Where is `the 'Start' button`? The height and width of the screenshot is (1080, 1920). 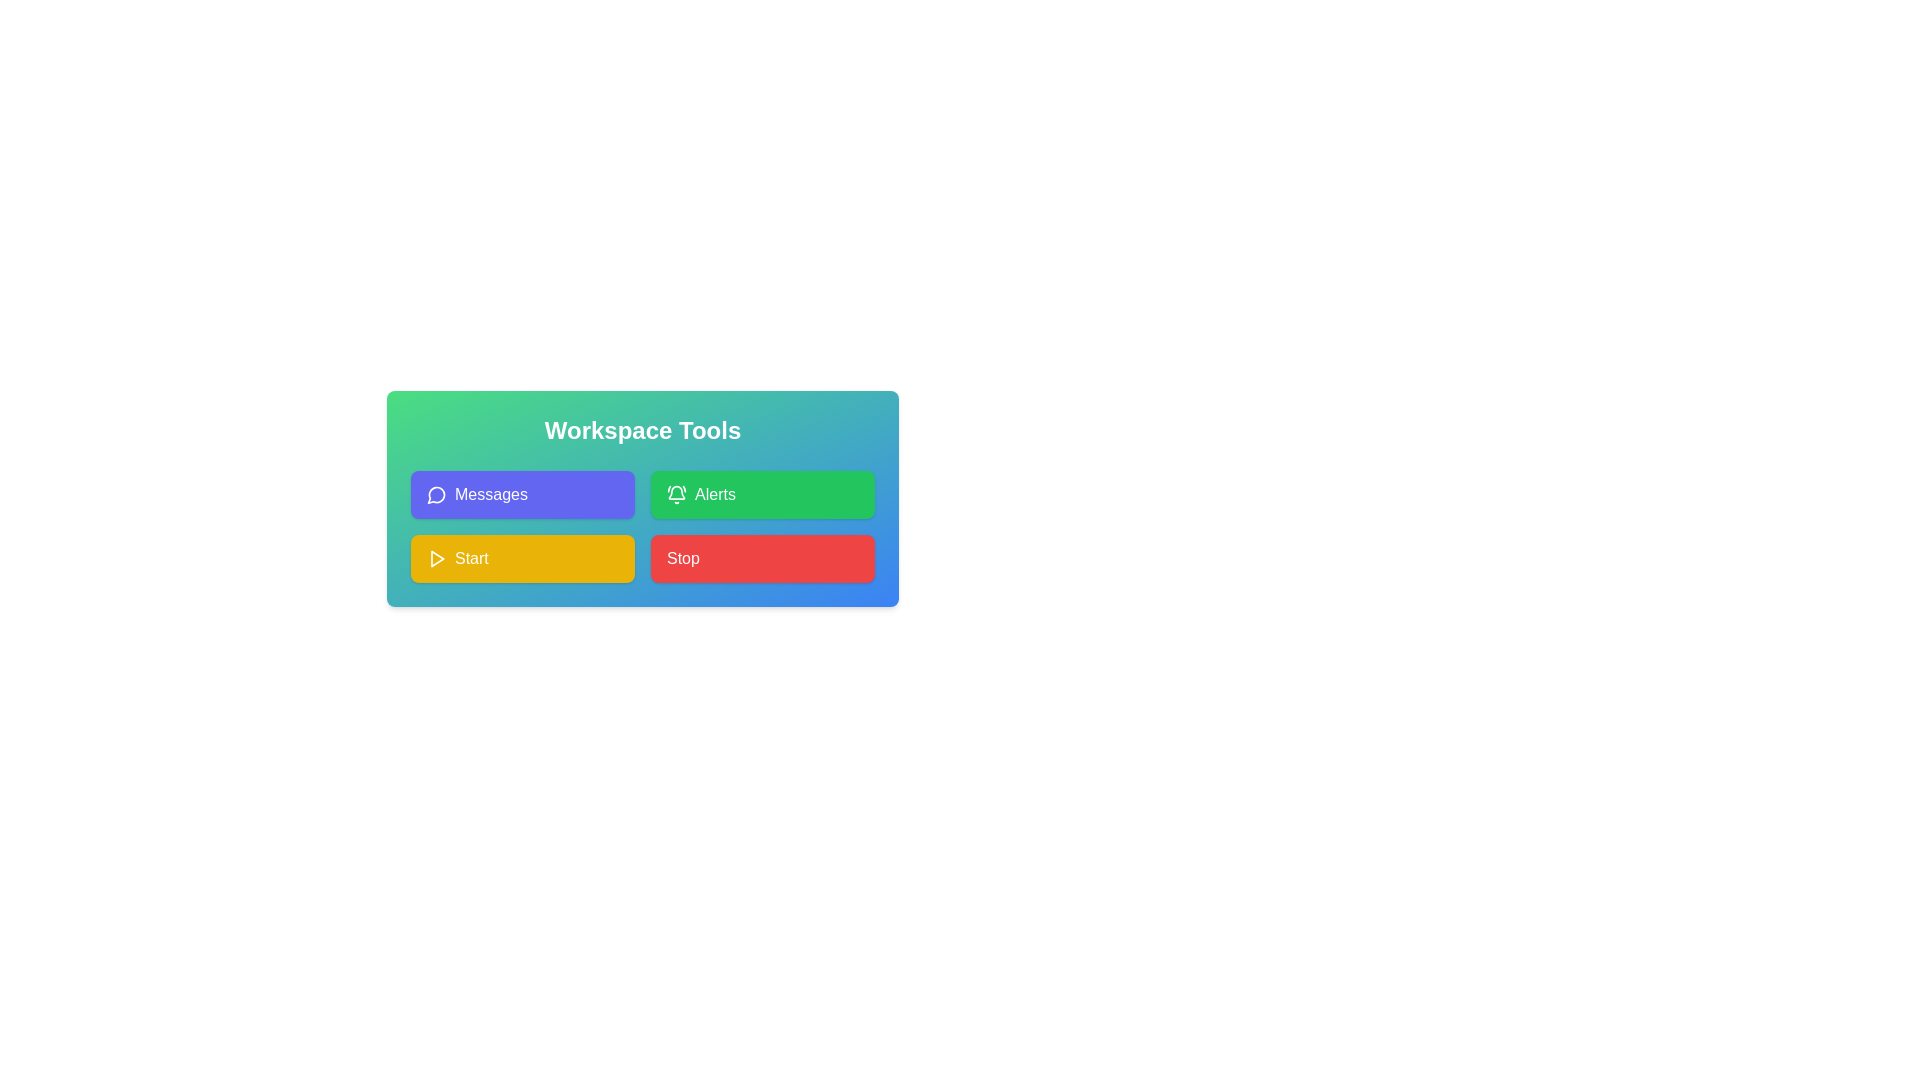
the 'Start' button is located at coordinates (523, 559).